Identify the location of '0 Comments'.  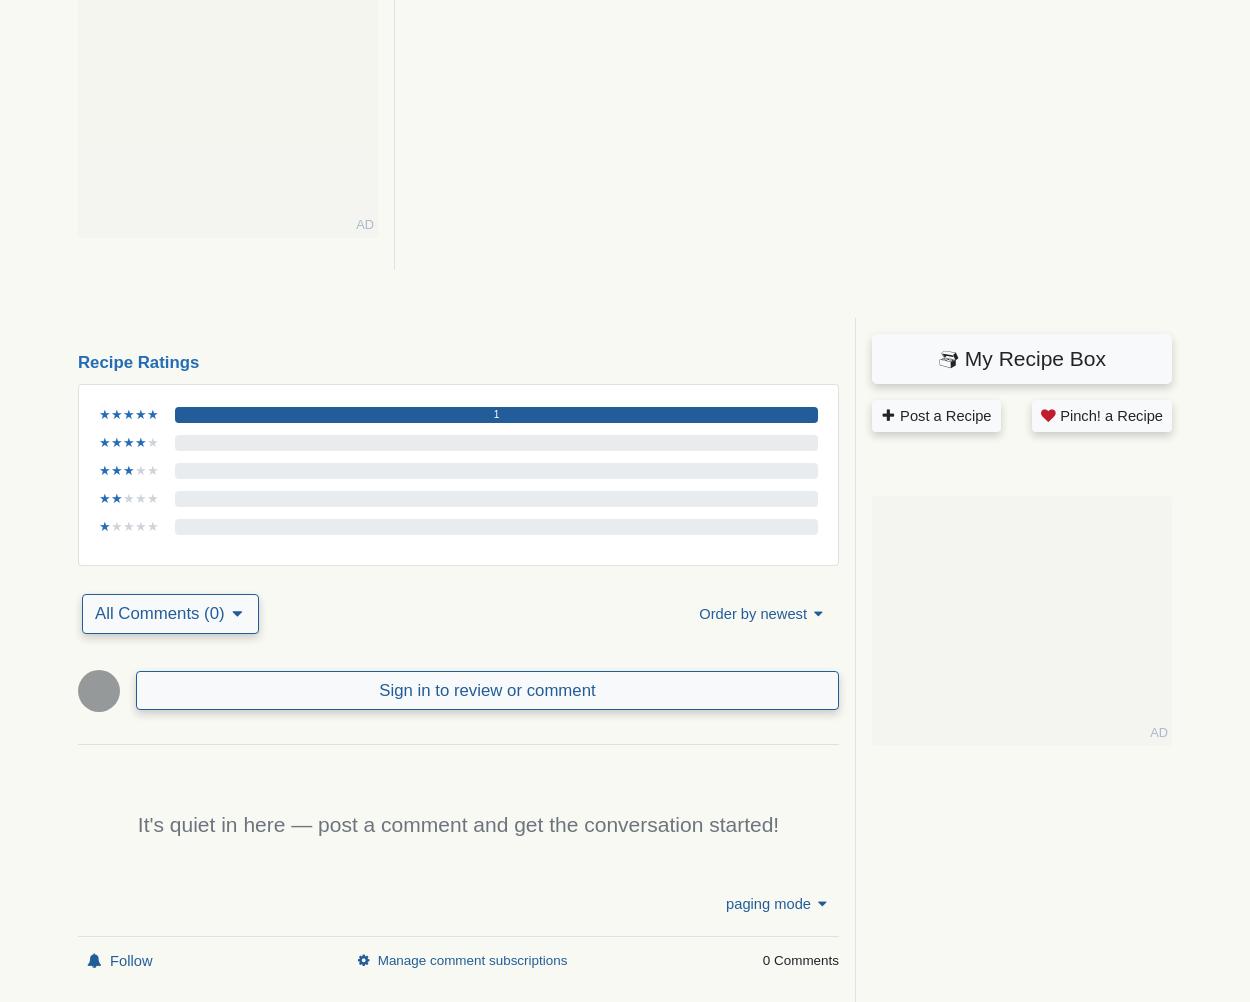
(800, 959).